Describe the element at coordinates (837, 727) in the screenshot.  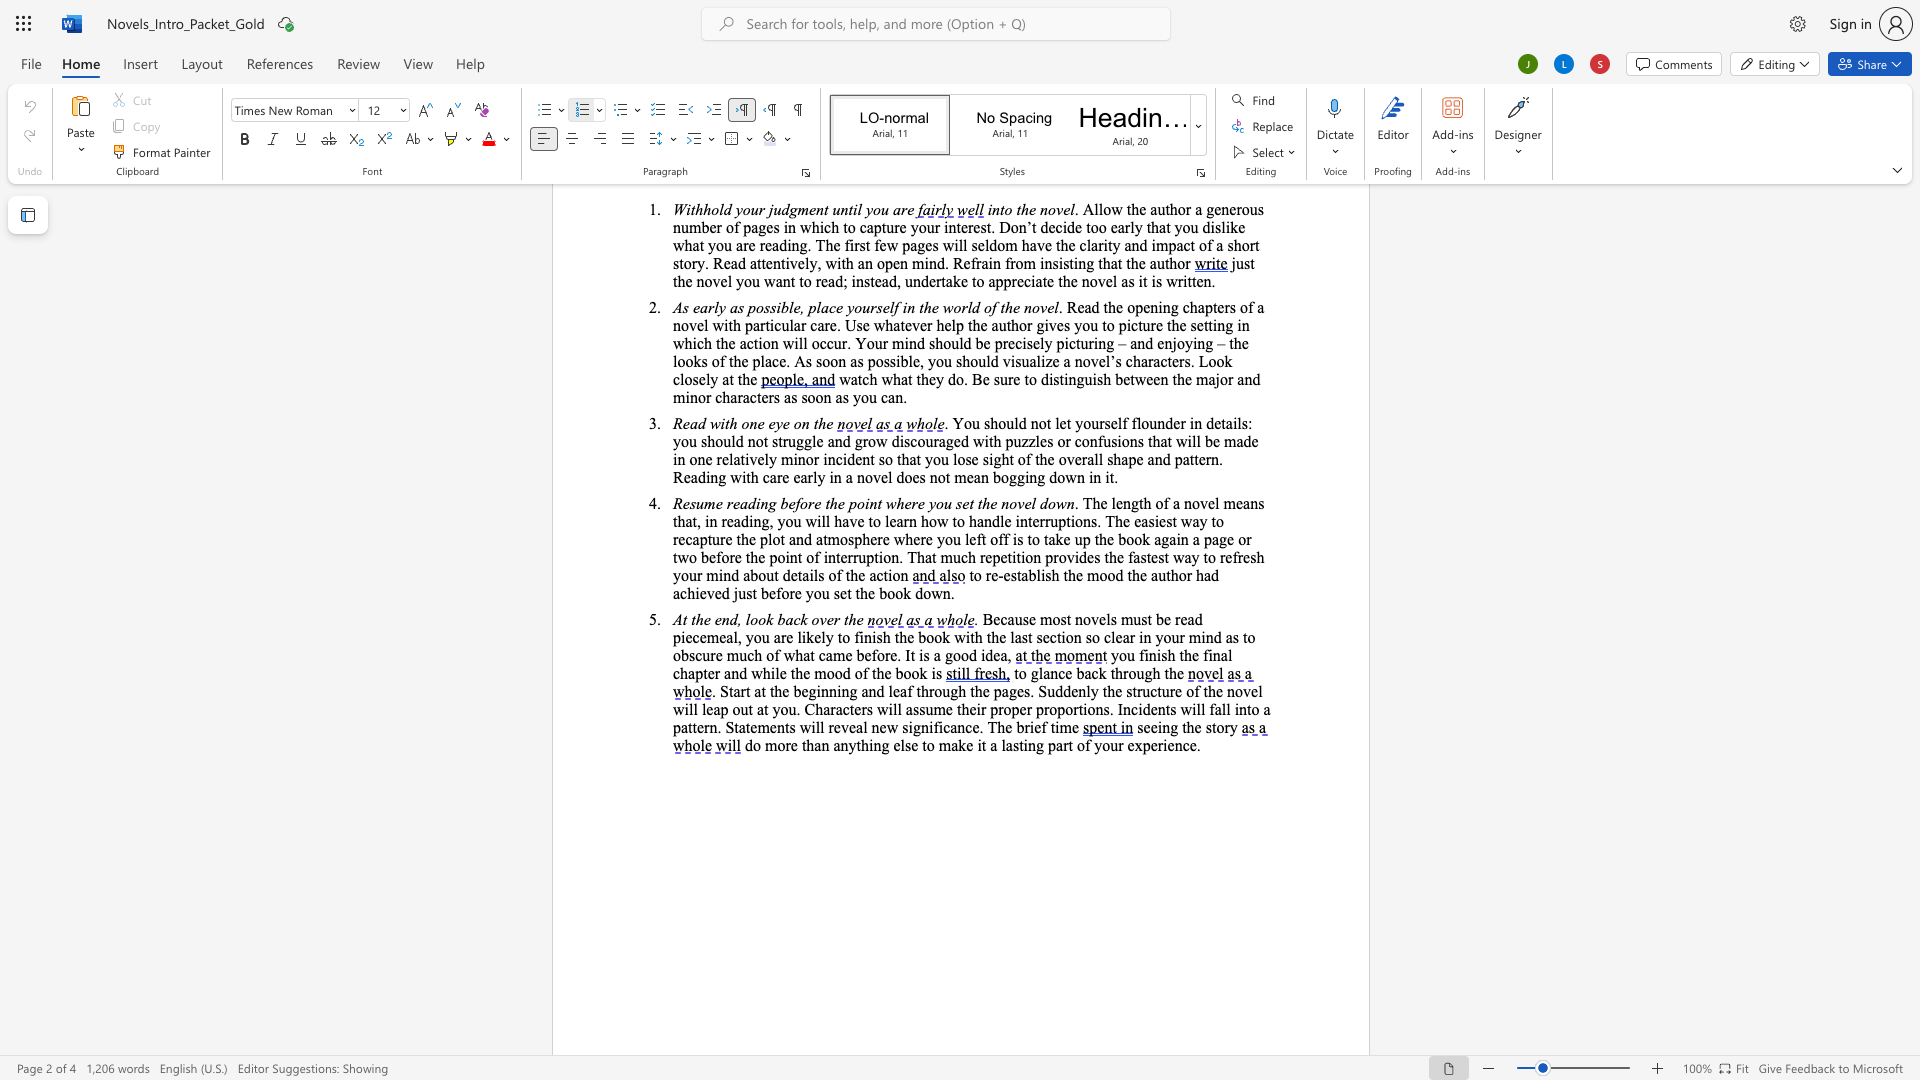
I see `the 20th character "e" in the text` at that location.